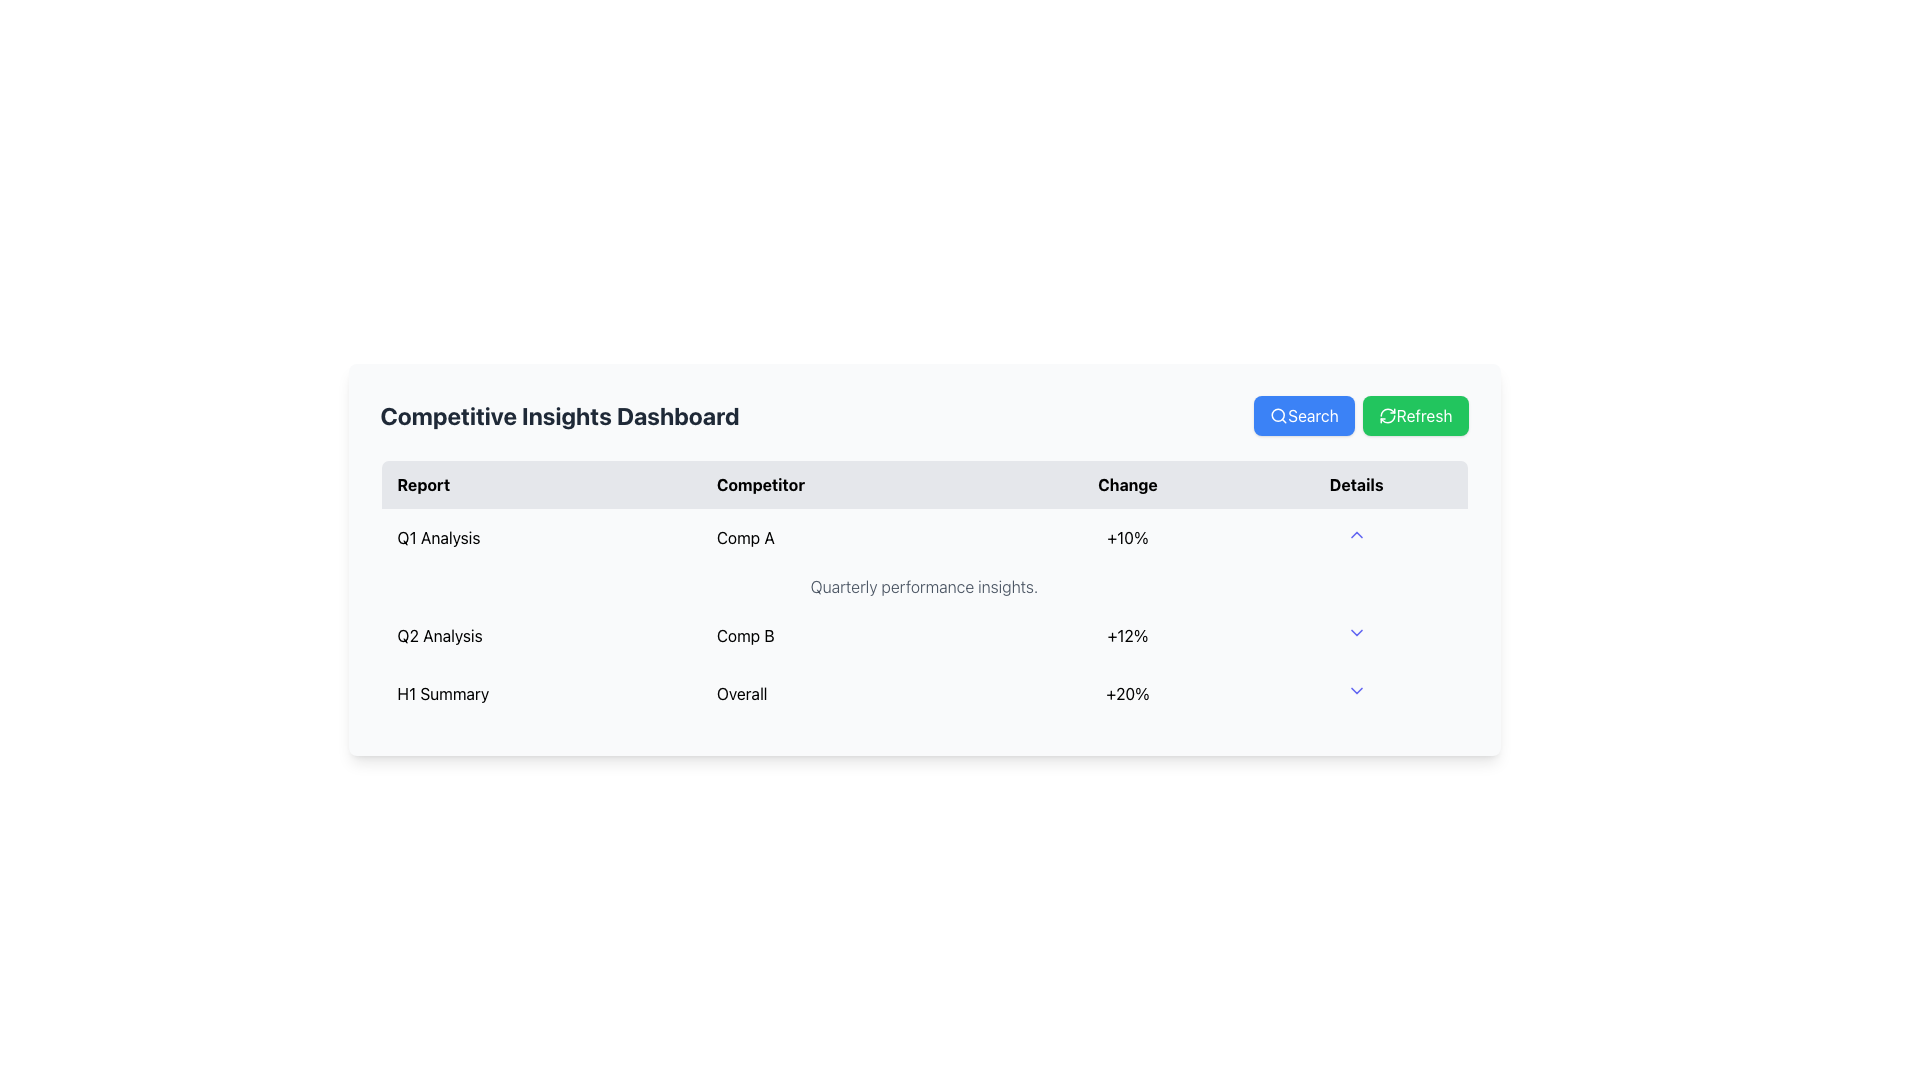 The width and height of the screenshot is (1920, 1080). Describe the element at coordinates (1356, 534) in the screenshot. I see `the interactive button located in the 'H1 Summary' section of the third row` at that location.